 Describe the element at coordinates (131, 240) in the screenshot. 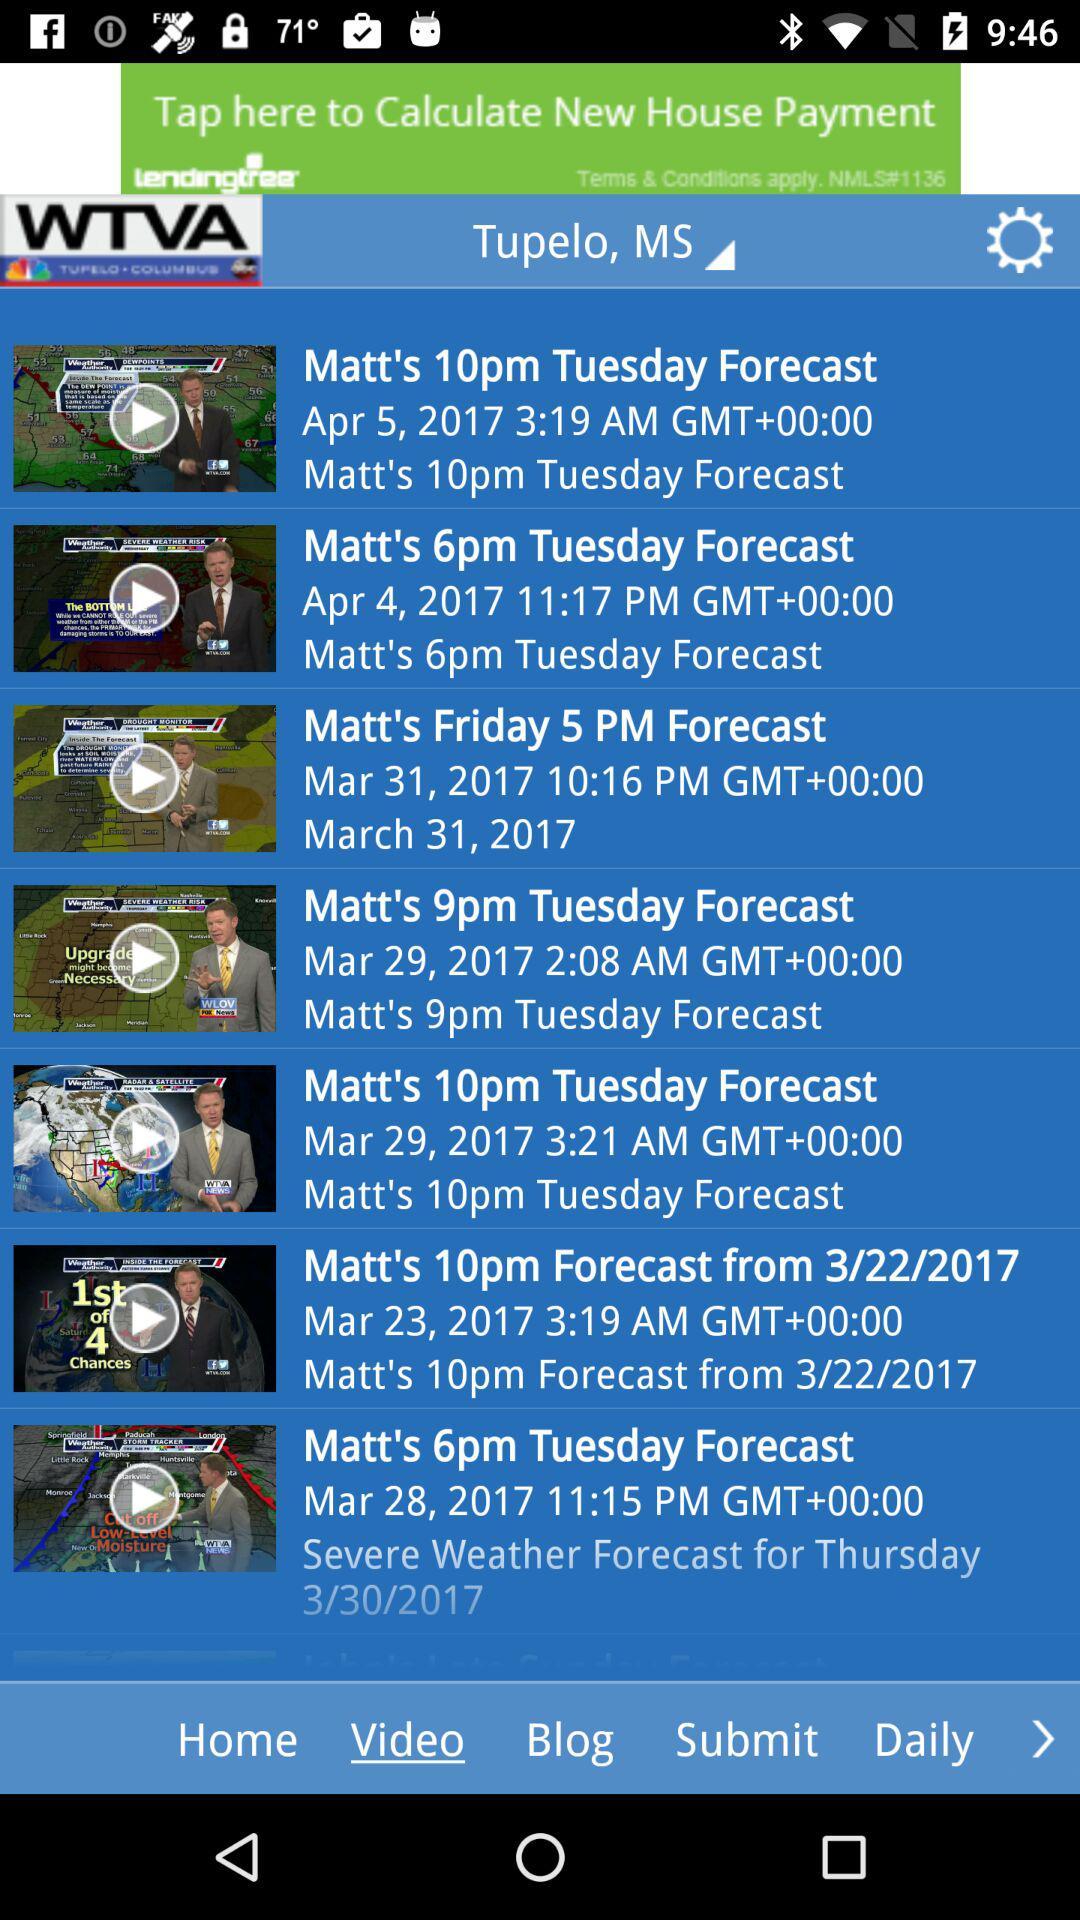

I see `sponser website` at that location.